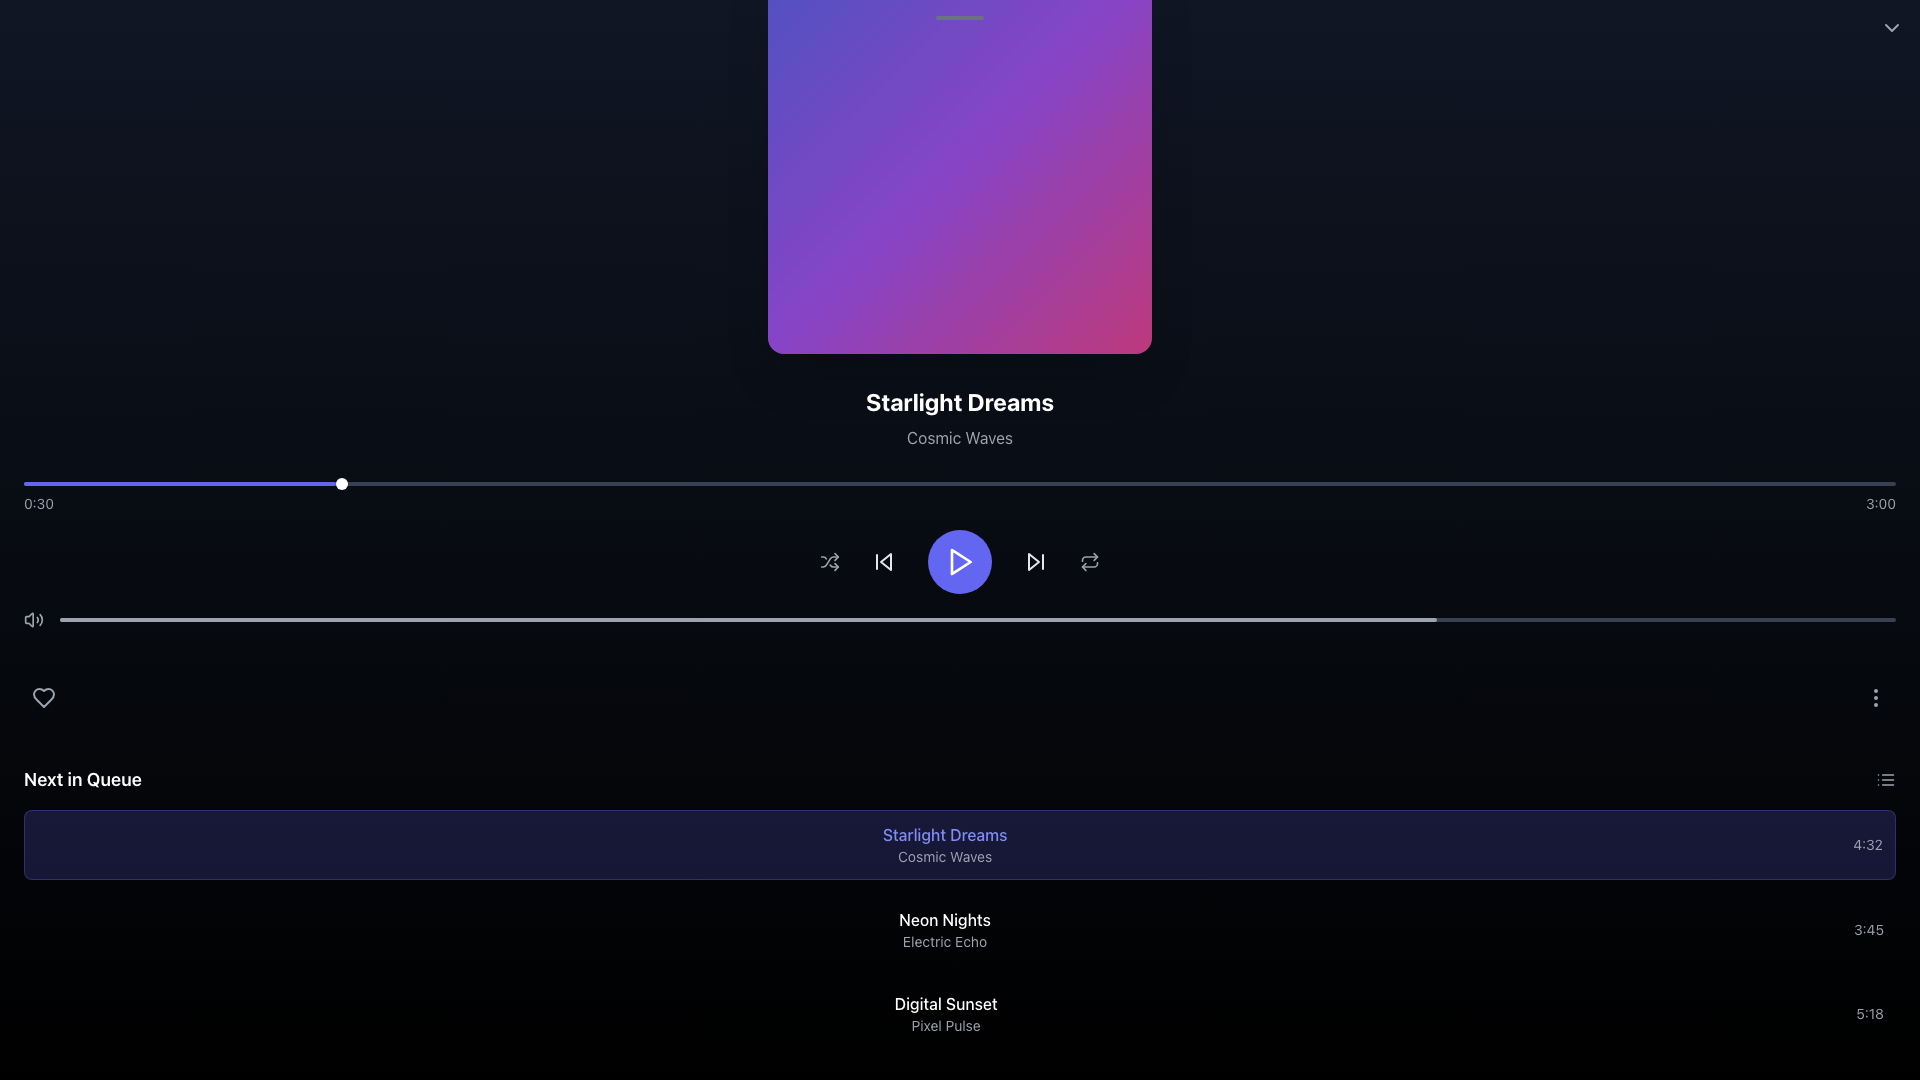 This screenshot has height=1080, width=1920. Describe the element at coordinates (336, 483) in the screenshot. I see `playback position` at that location.